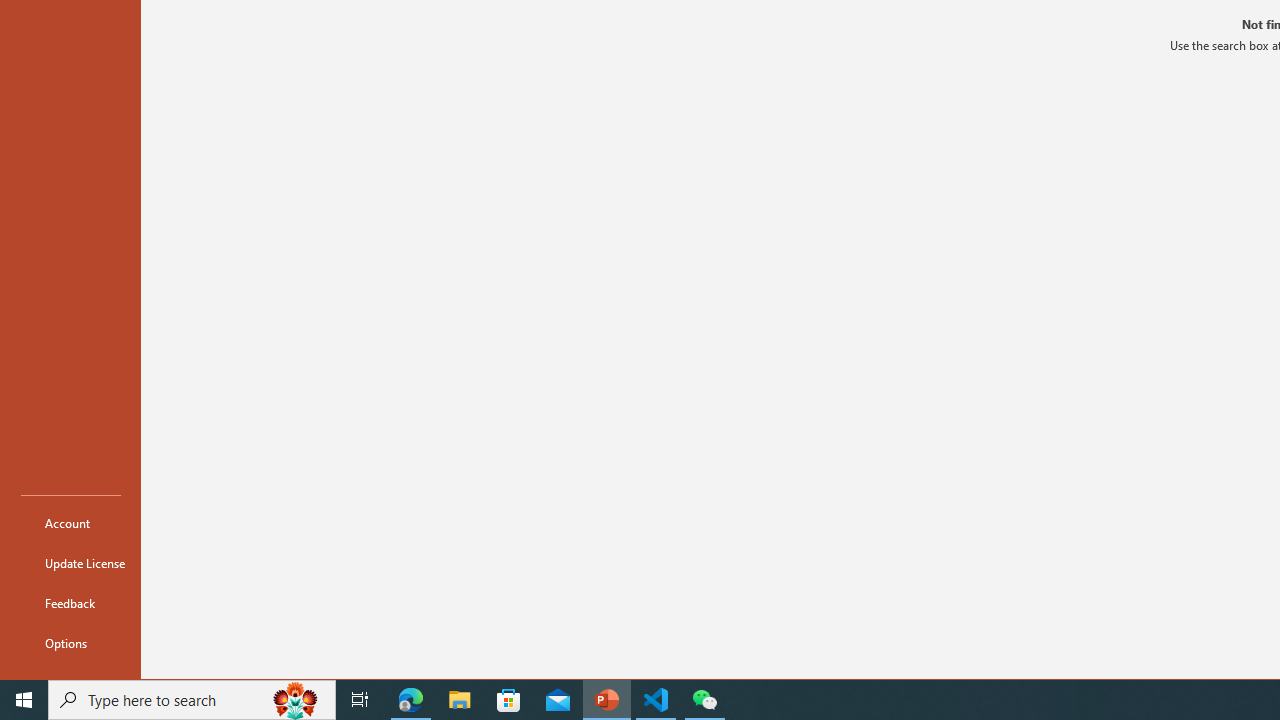 The width and height of the screenshot is (1280, 720). Describe the element at coordinates (71, 522) in the screenshot. I see `'Account'` at that location.